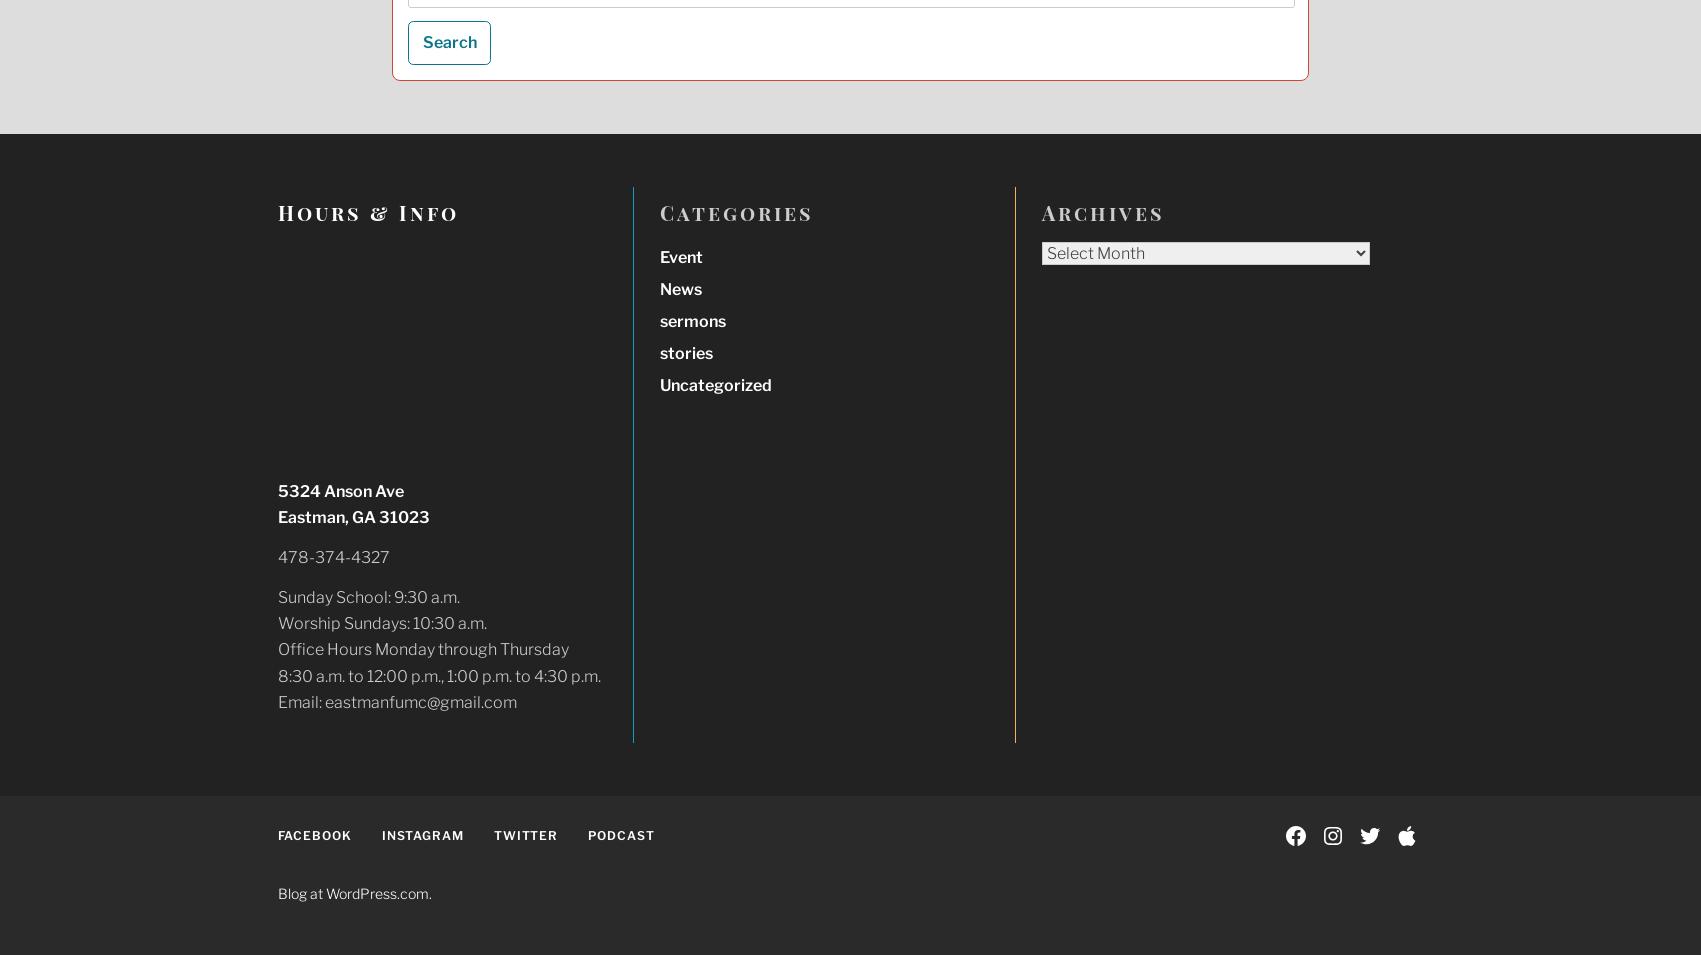  What do you see at coordinates (333, 557) in the screenshot?
I see `'478-374-4327'` at bounding box center [333, 557].